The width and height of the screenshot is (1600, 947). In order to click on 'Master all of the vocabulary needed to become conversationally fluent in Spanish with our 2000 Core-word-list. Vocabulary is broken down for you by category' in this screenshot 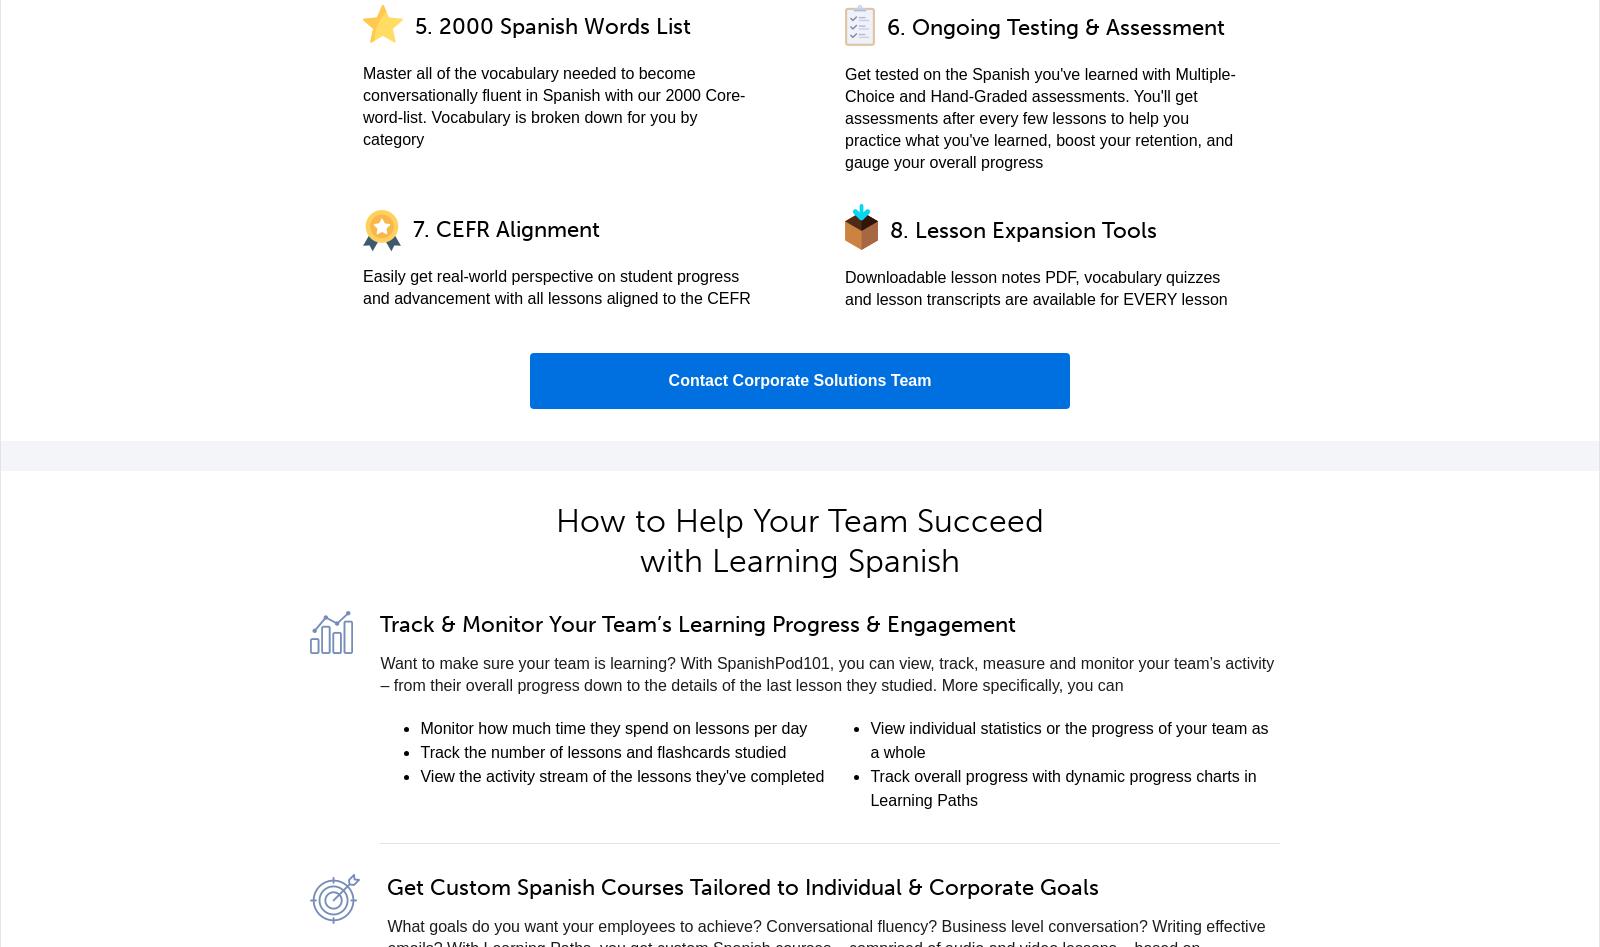, I will do `click(363, 105)`.